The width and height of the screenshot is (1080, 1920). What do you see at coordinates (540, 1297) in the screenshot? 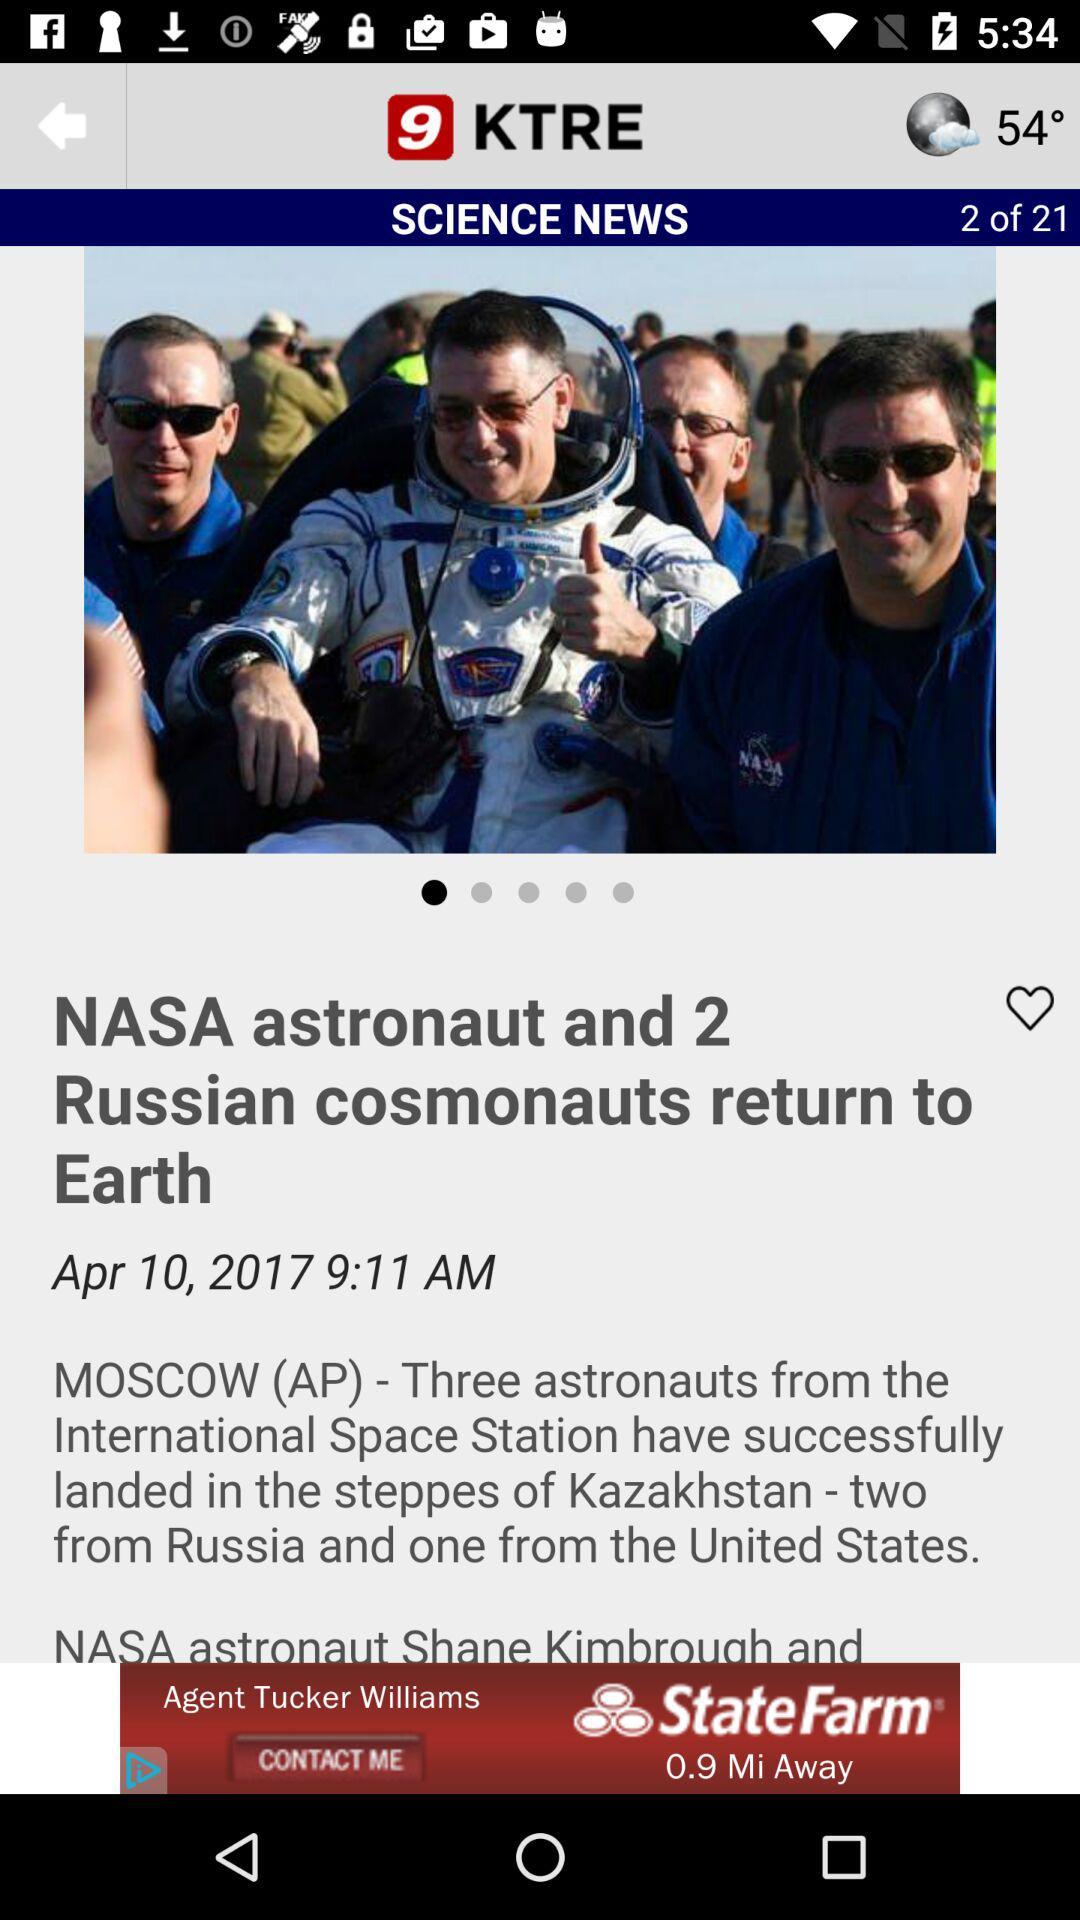
I see `read full news` at bounding box center [540, 1297].